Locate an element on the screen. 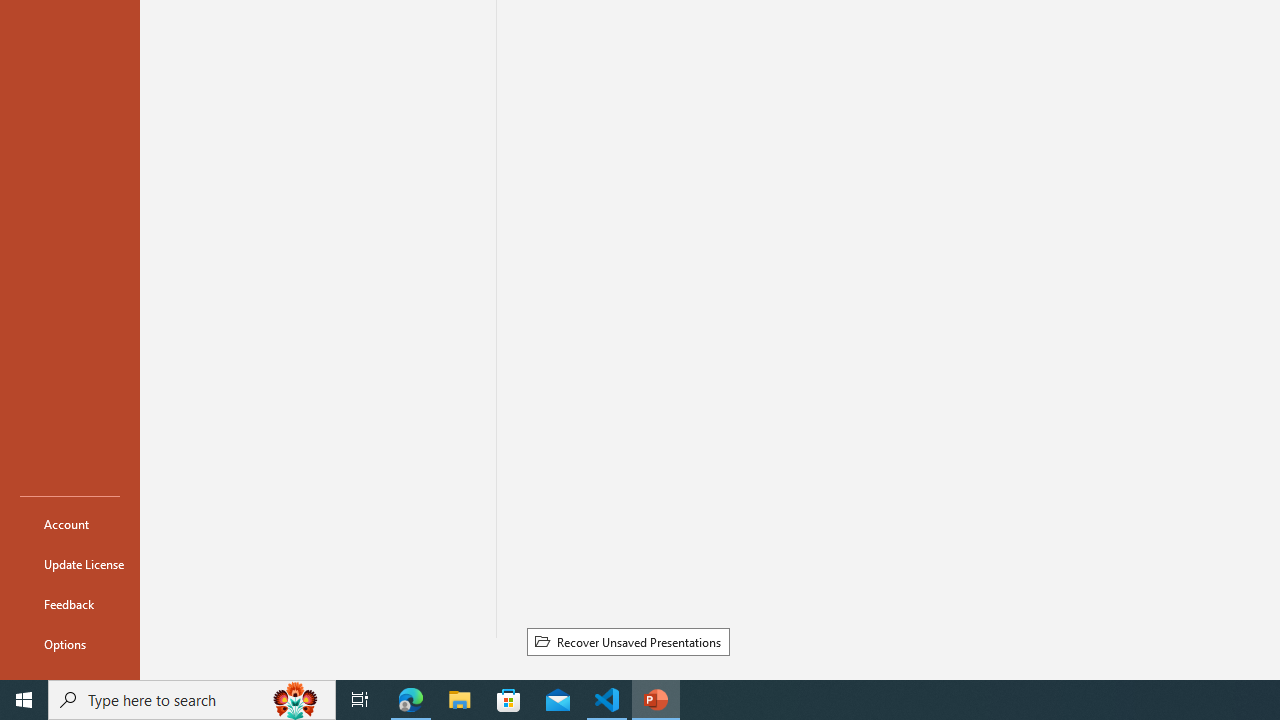  'Feedback' is located at coordinates (69, 603).